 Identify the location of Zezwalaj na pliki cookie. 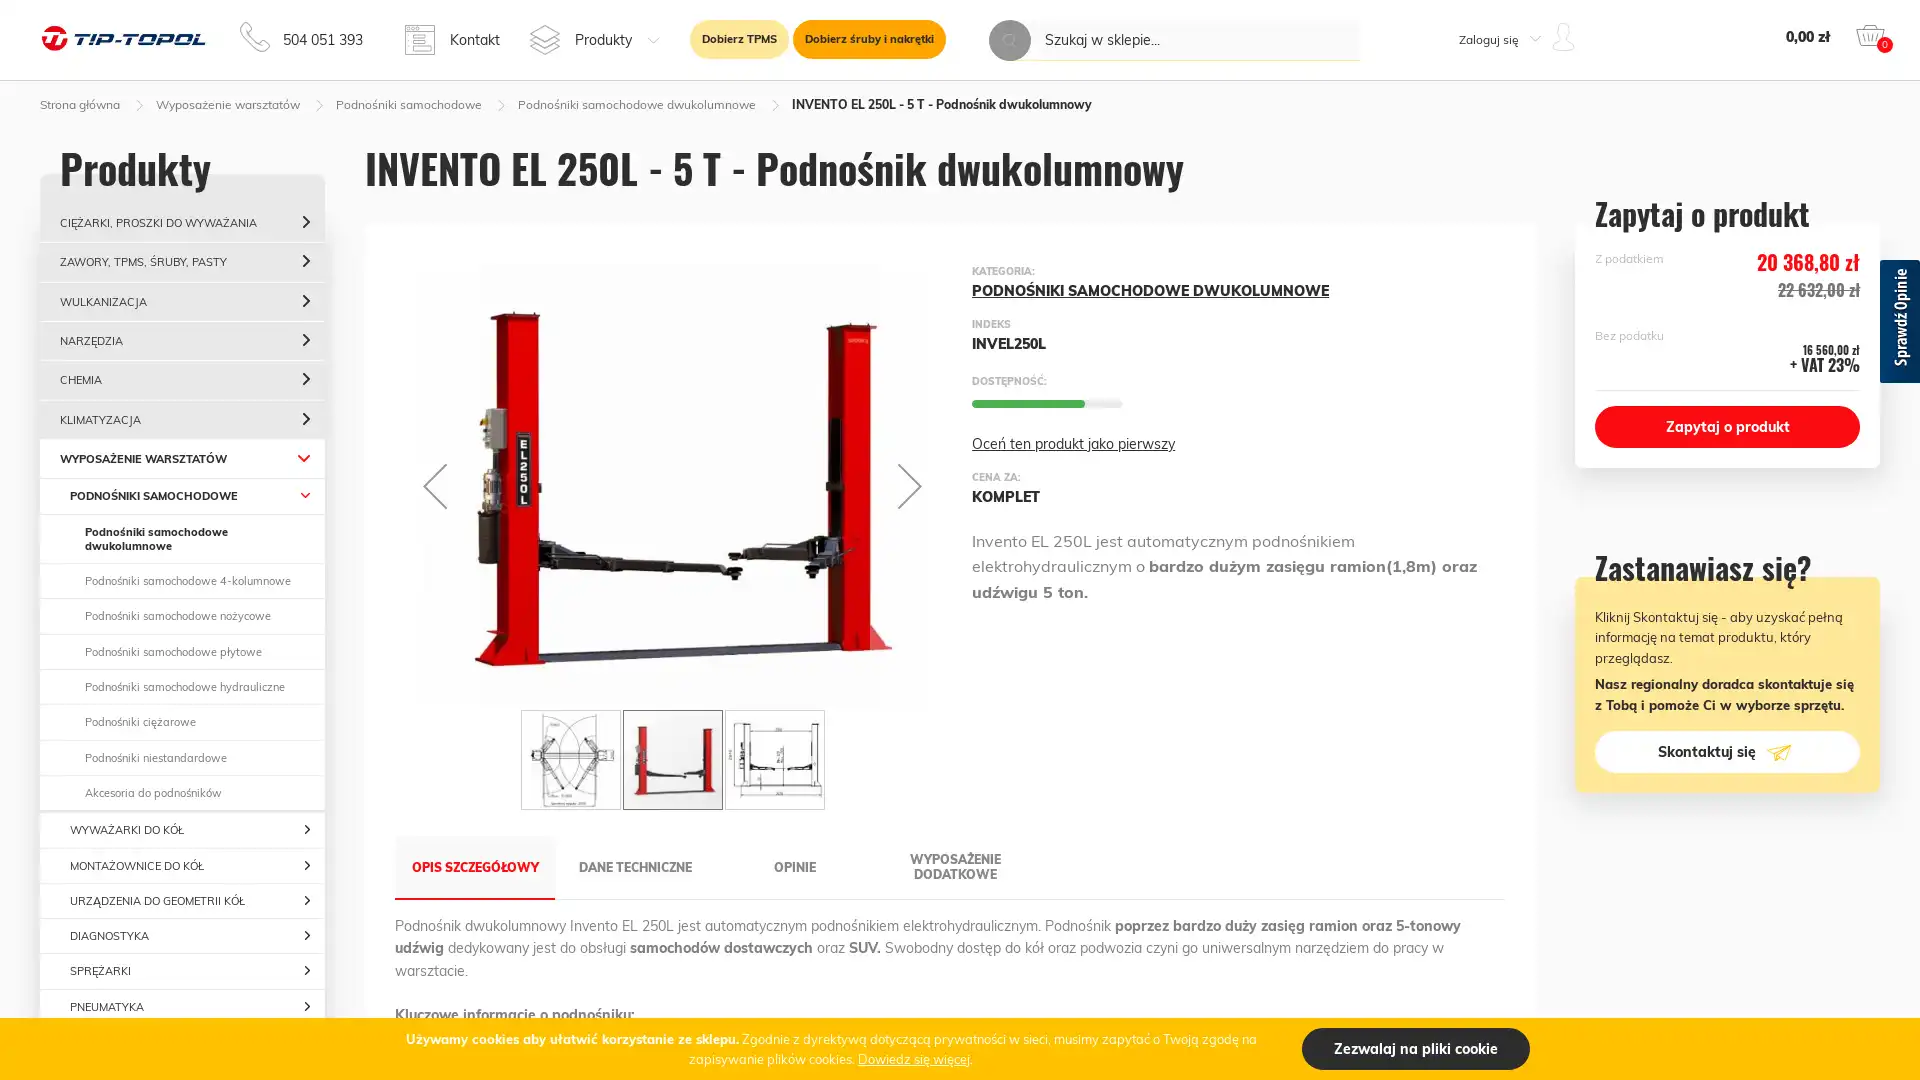
(1415, 1048).